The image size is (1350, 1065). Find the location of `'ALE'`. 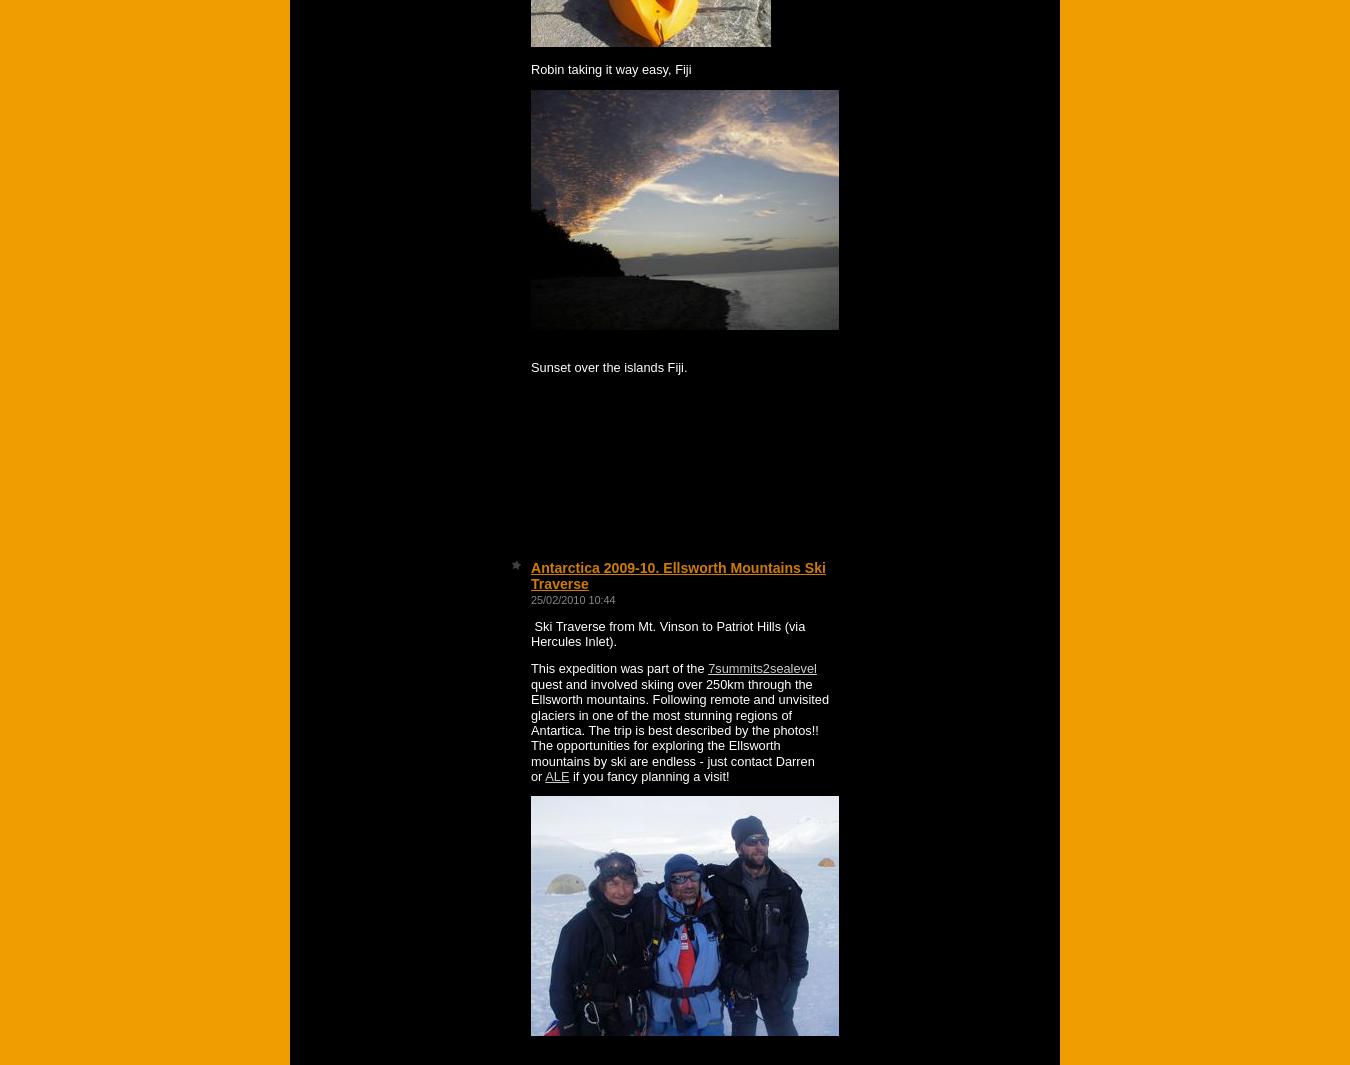

'ALE' is located at coordinates (543, 775).